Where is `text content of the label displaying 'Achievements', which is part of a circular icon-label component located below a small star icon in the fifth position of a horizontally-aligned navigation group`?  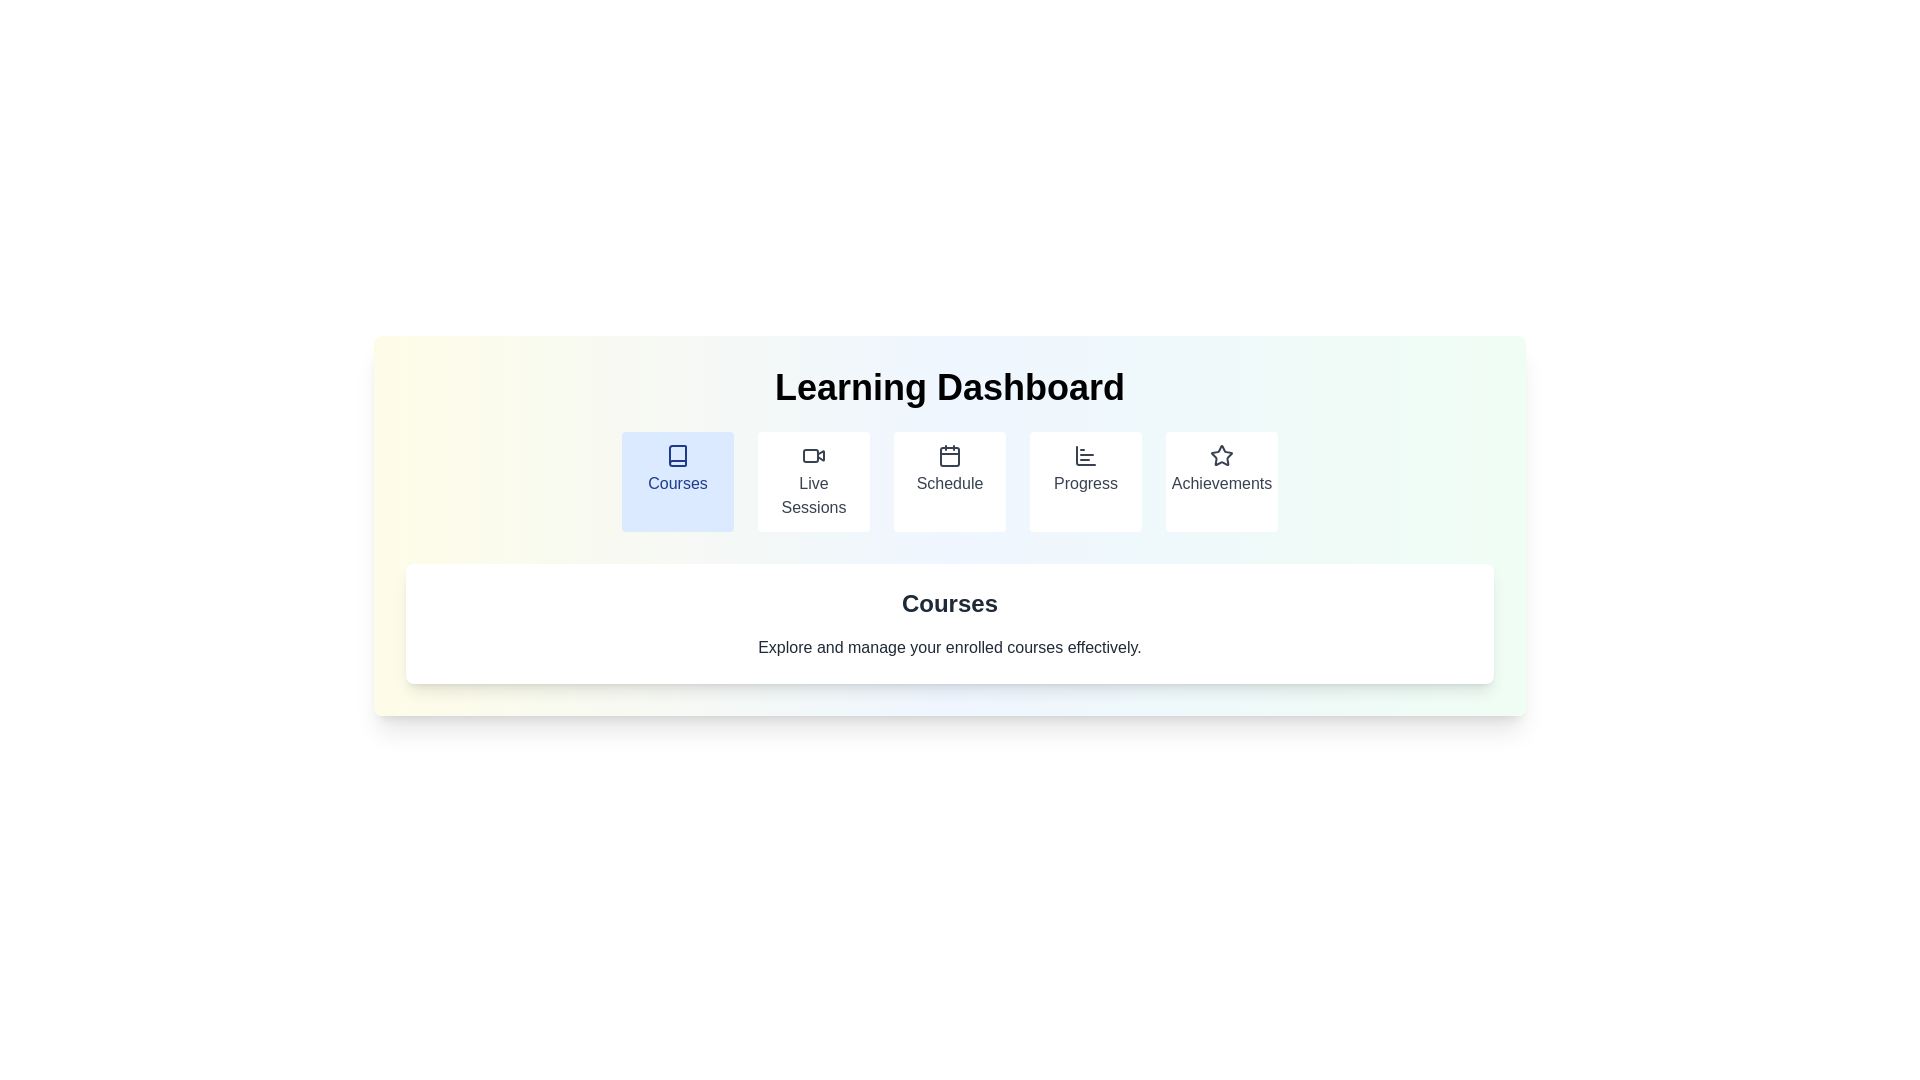 text content of the label displaying 'Achievements', which is part of a circular icon-label component located below a small star icon in the fifth position of a horizontally-aligned navigation group is located at coordinates (1221, 483).